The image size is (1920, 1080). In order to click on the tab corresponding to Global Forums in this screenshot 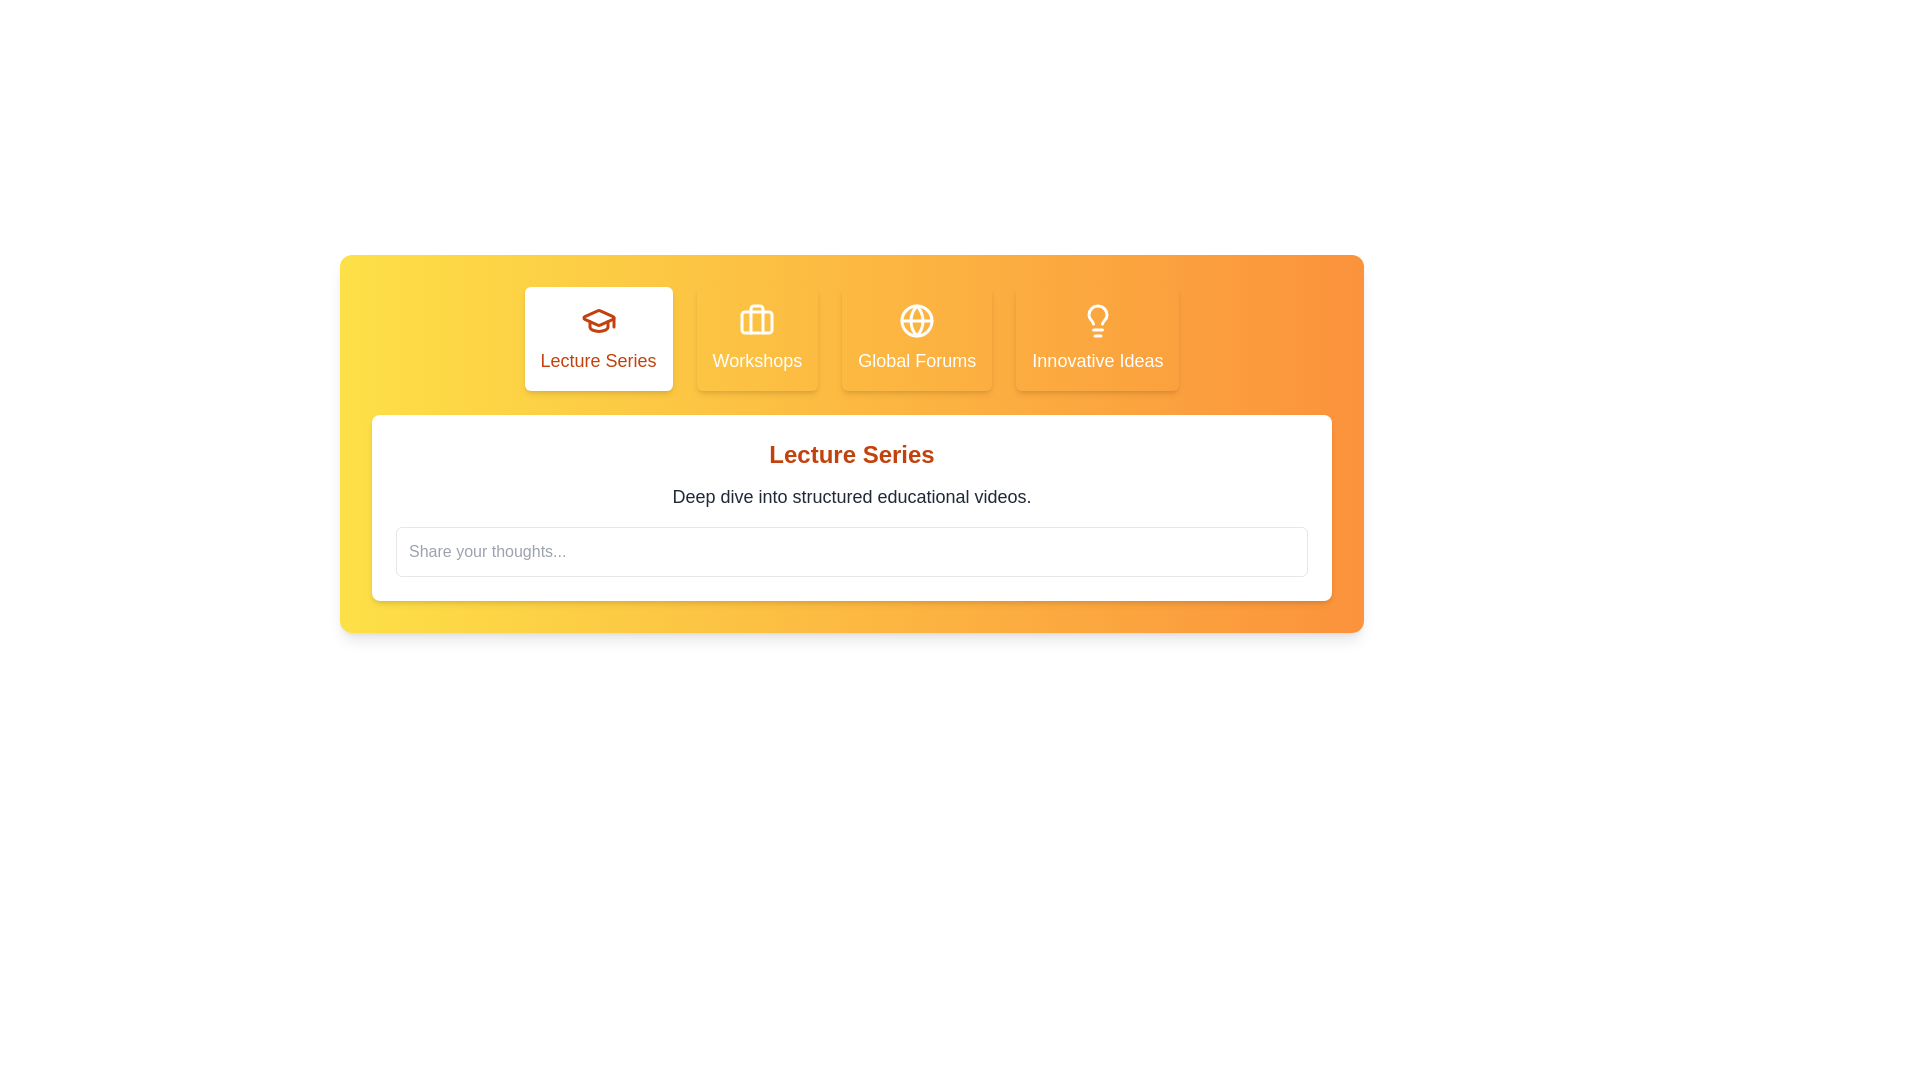, I will do `click(916, 338)`.